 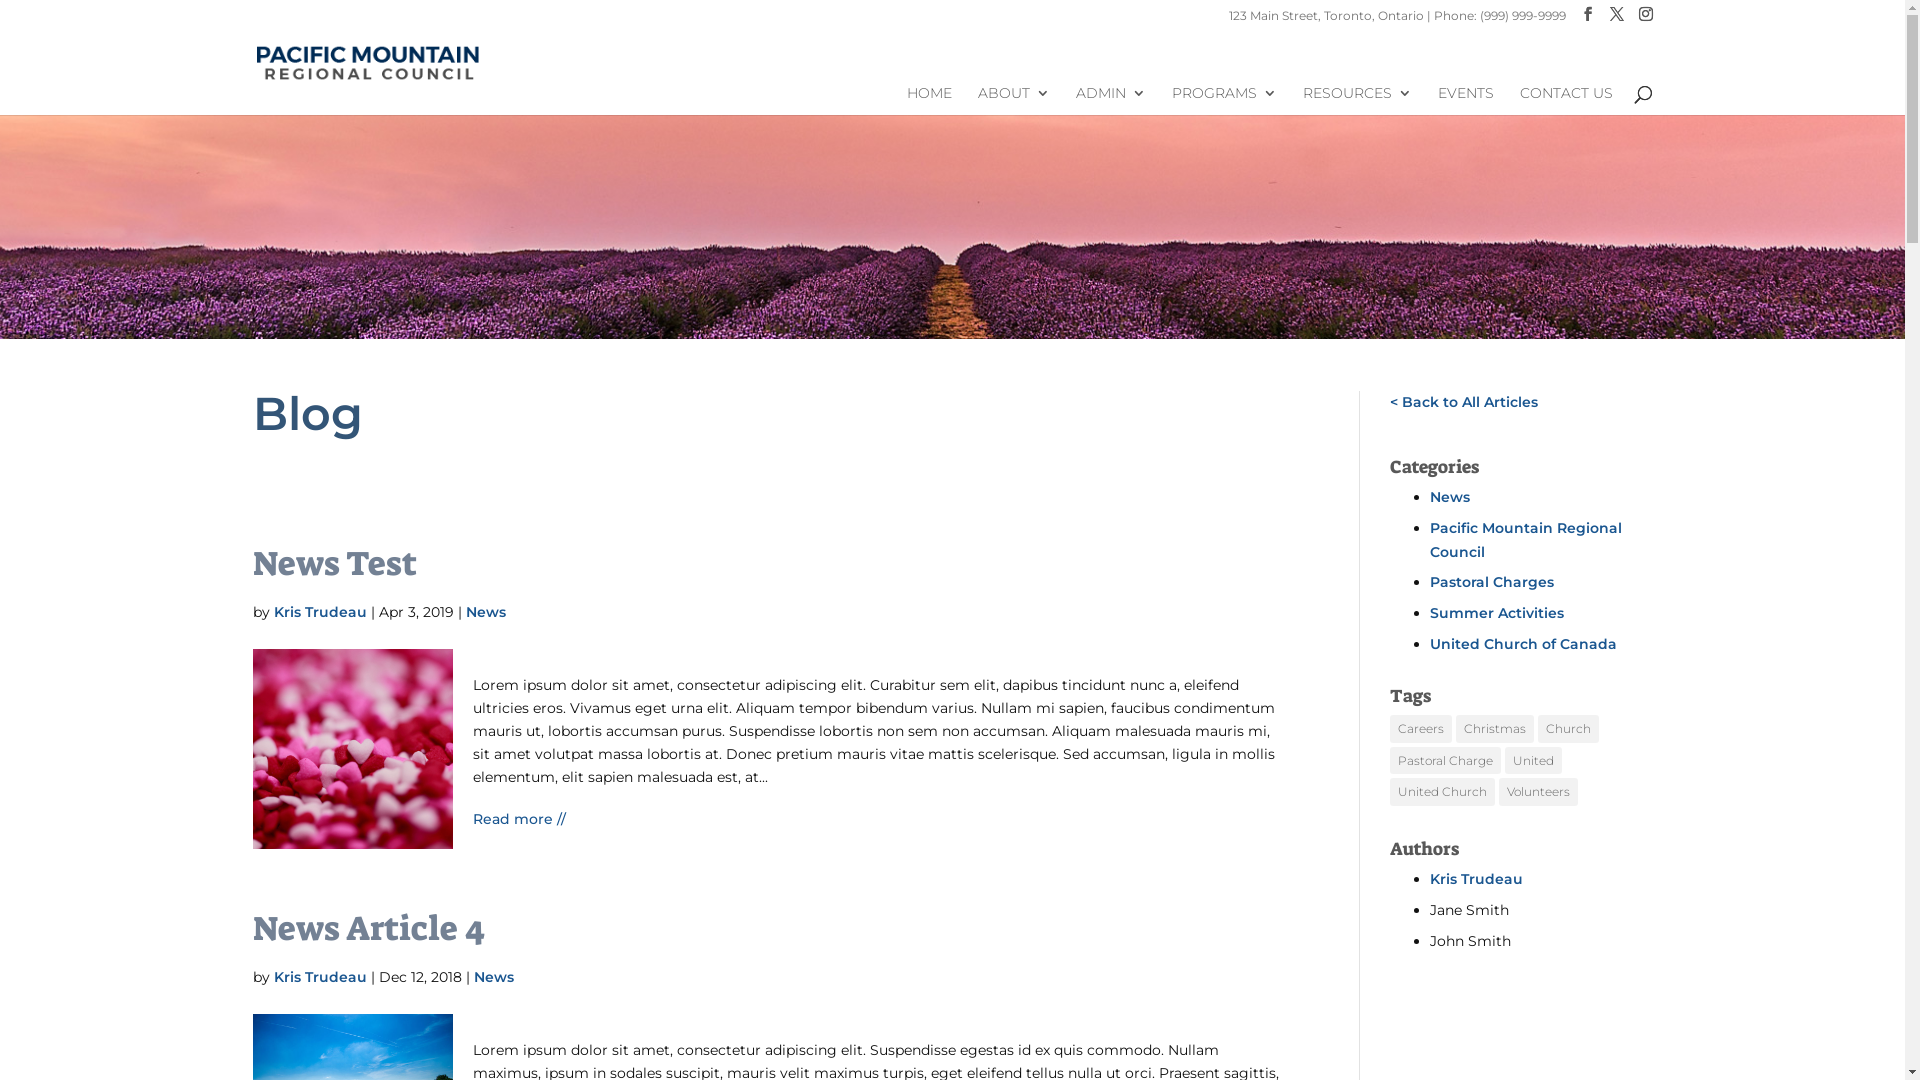 I want to click on 'Pastoral Charges', so click(x=1429, y=582).